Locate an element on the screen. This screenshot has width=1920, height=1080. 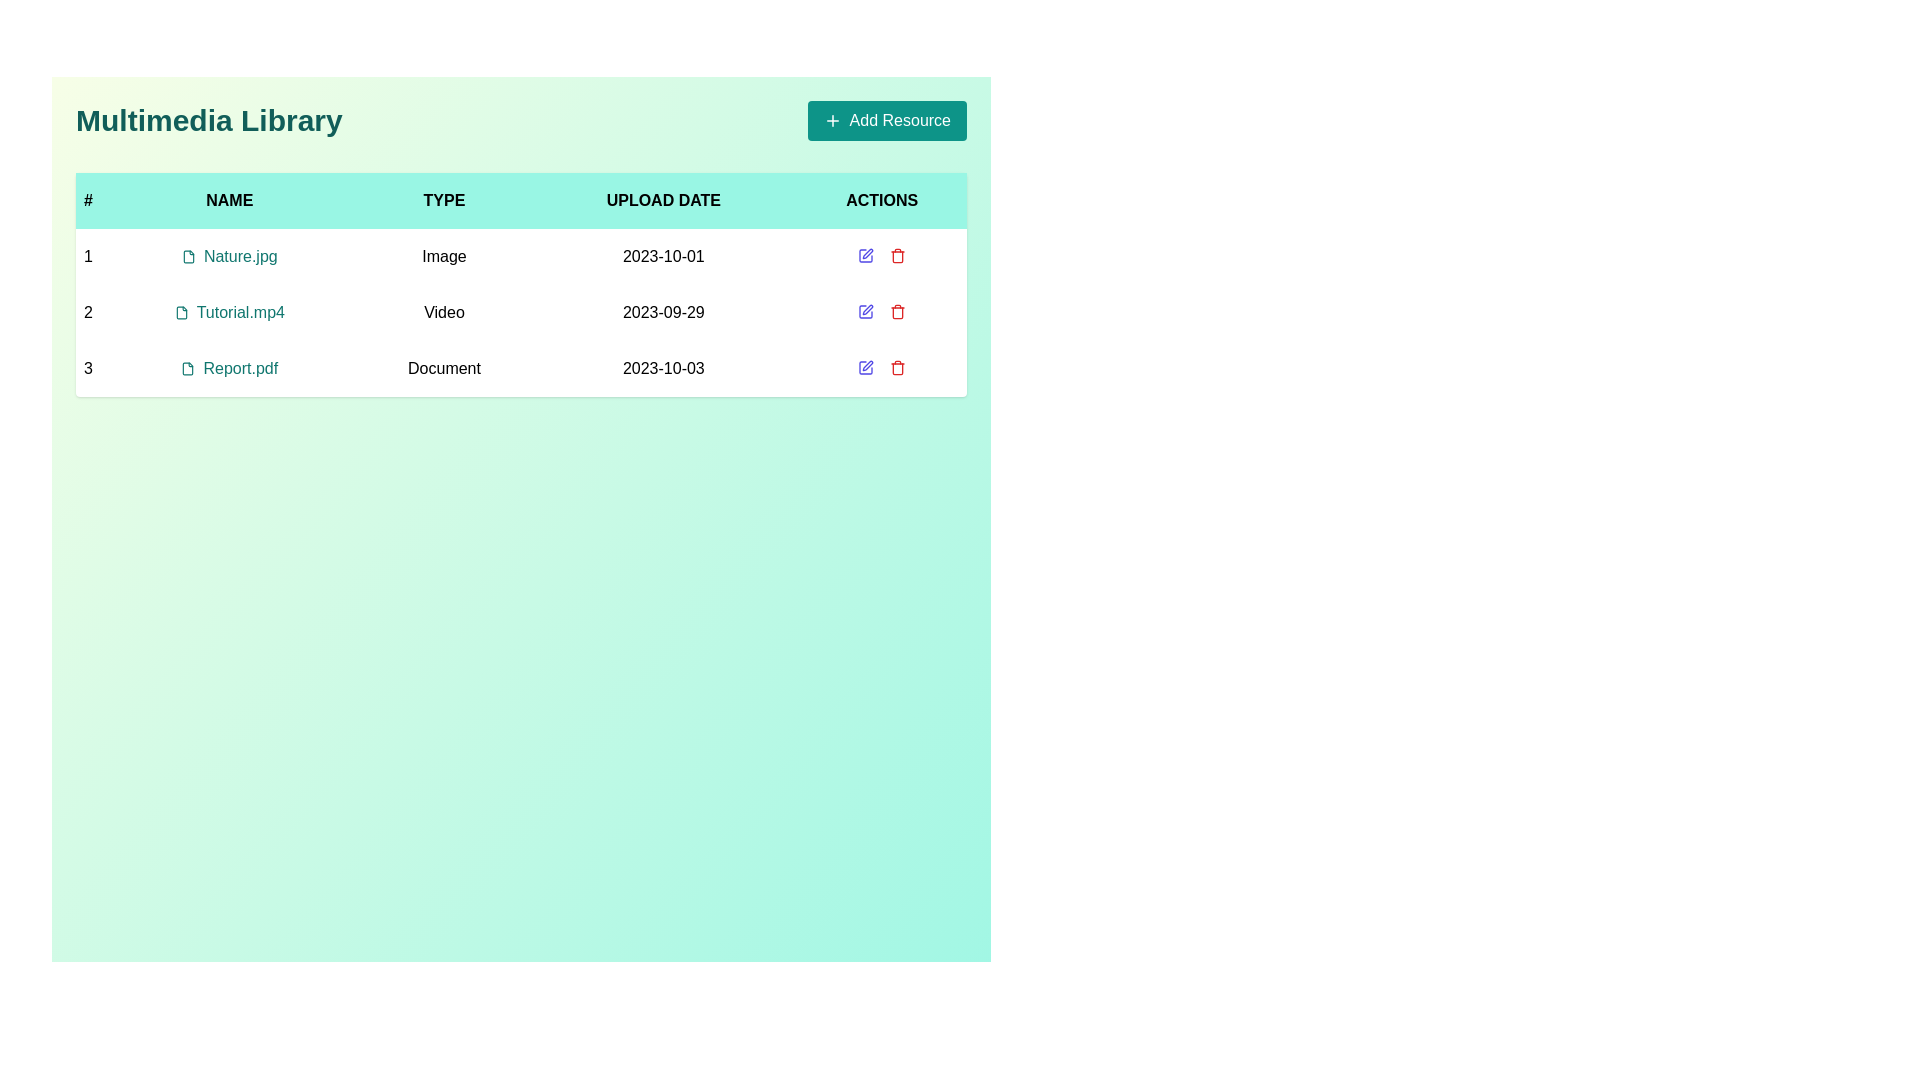
the edit icon (pen) in the actions column of the table row for 'Tutorial.mp4 Video 2023-09-29' to modify the row data is located at coordinates (881, 312).